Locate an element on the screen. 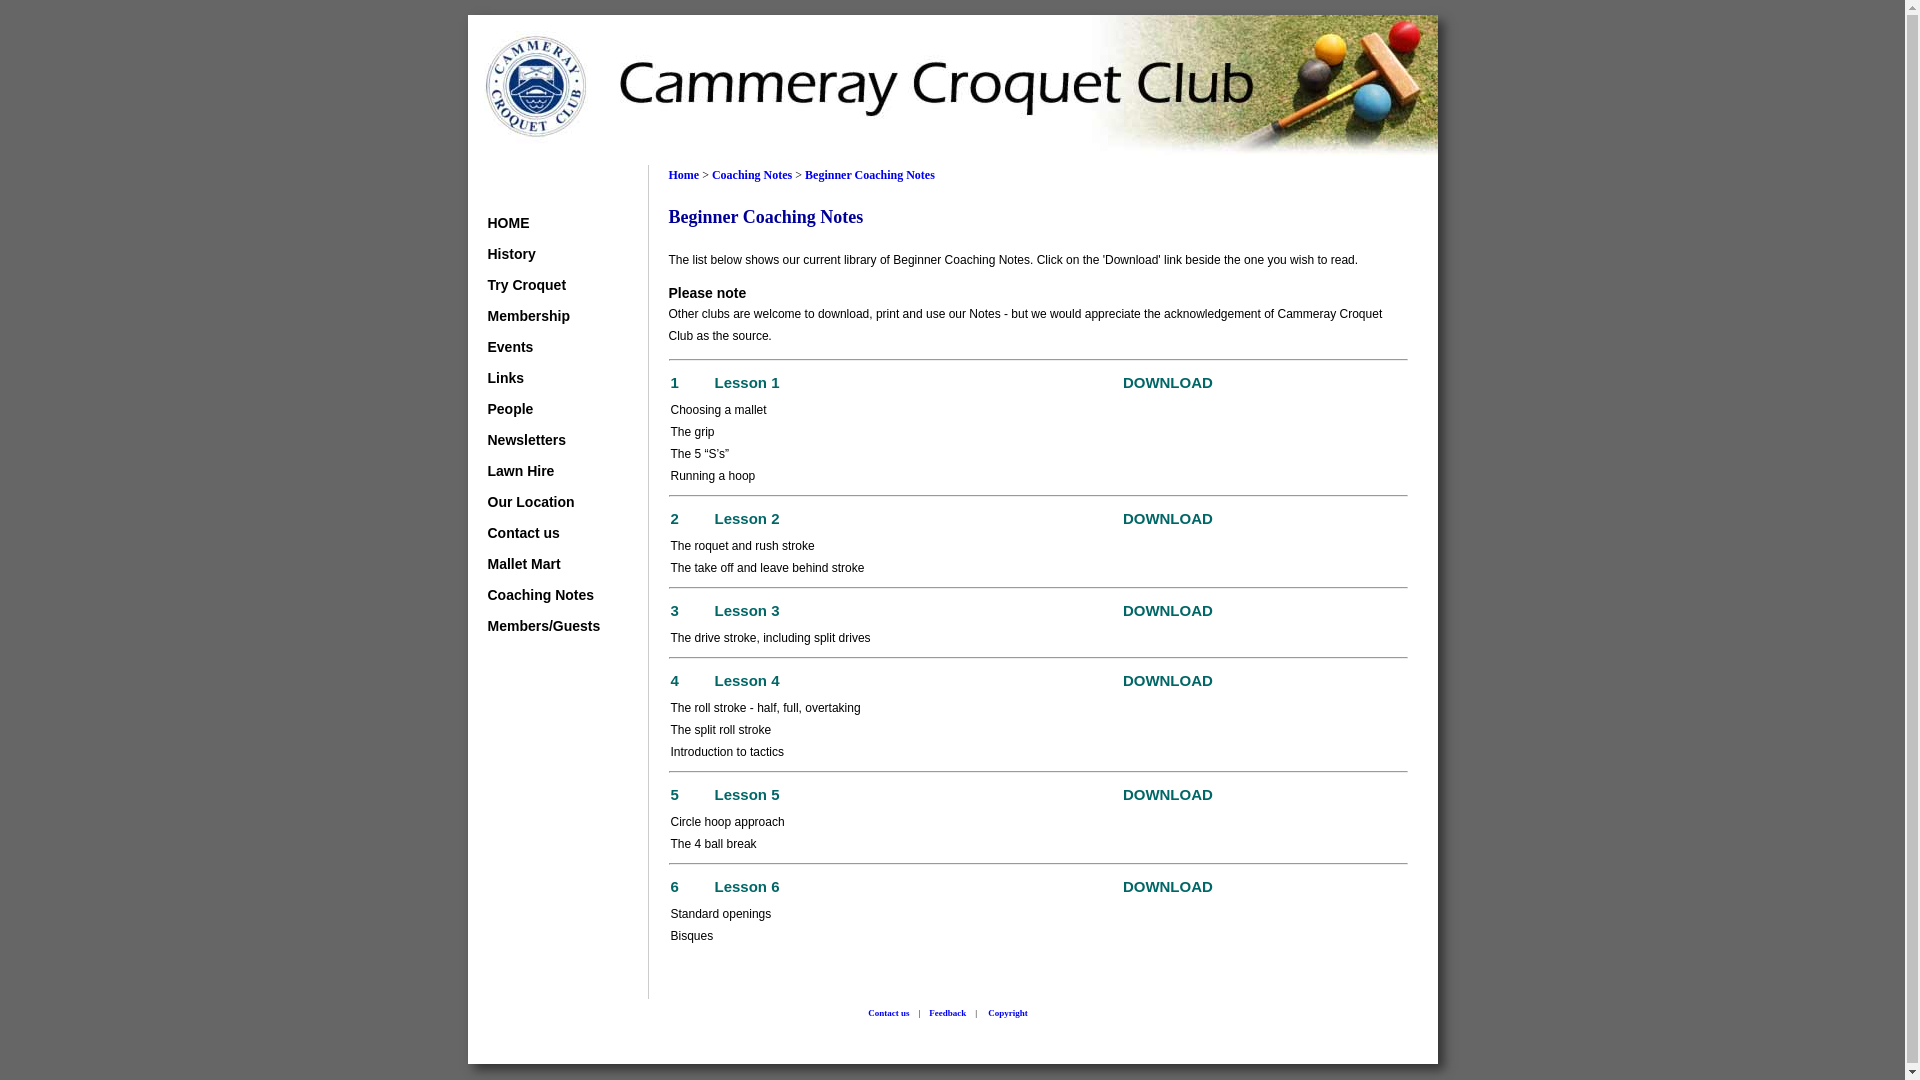 This screenshot has height=1080, width=1920. 'DOWNLOAD' is located at coordinates (1167, 611).